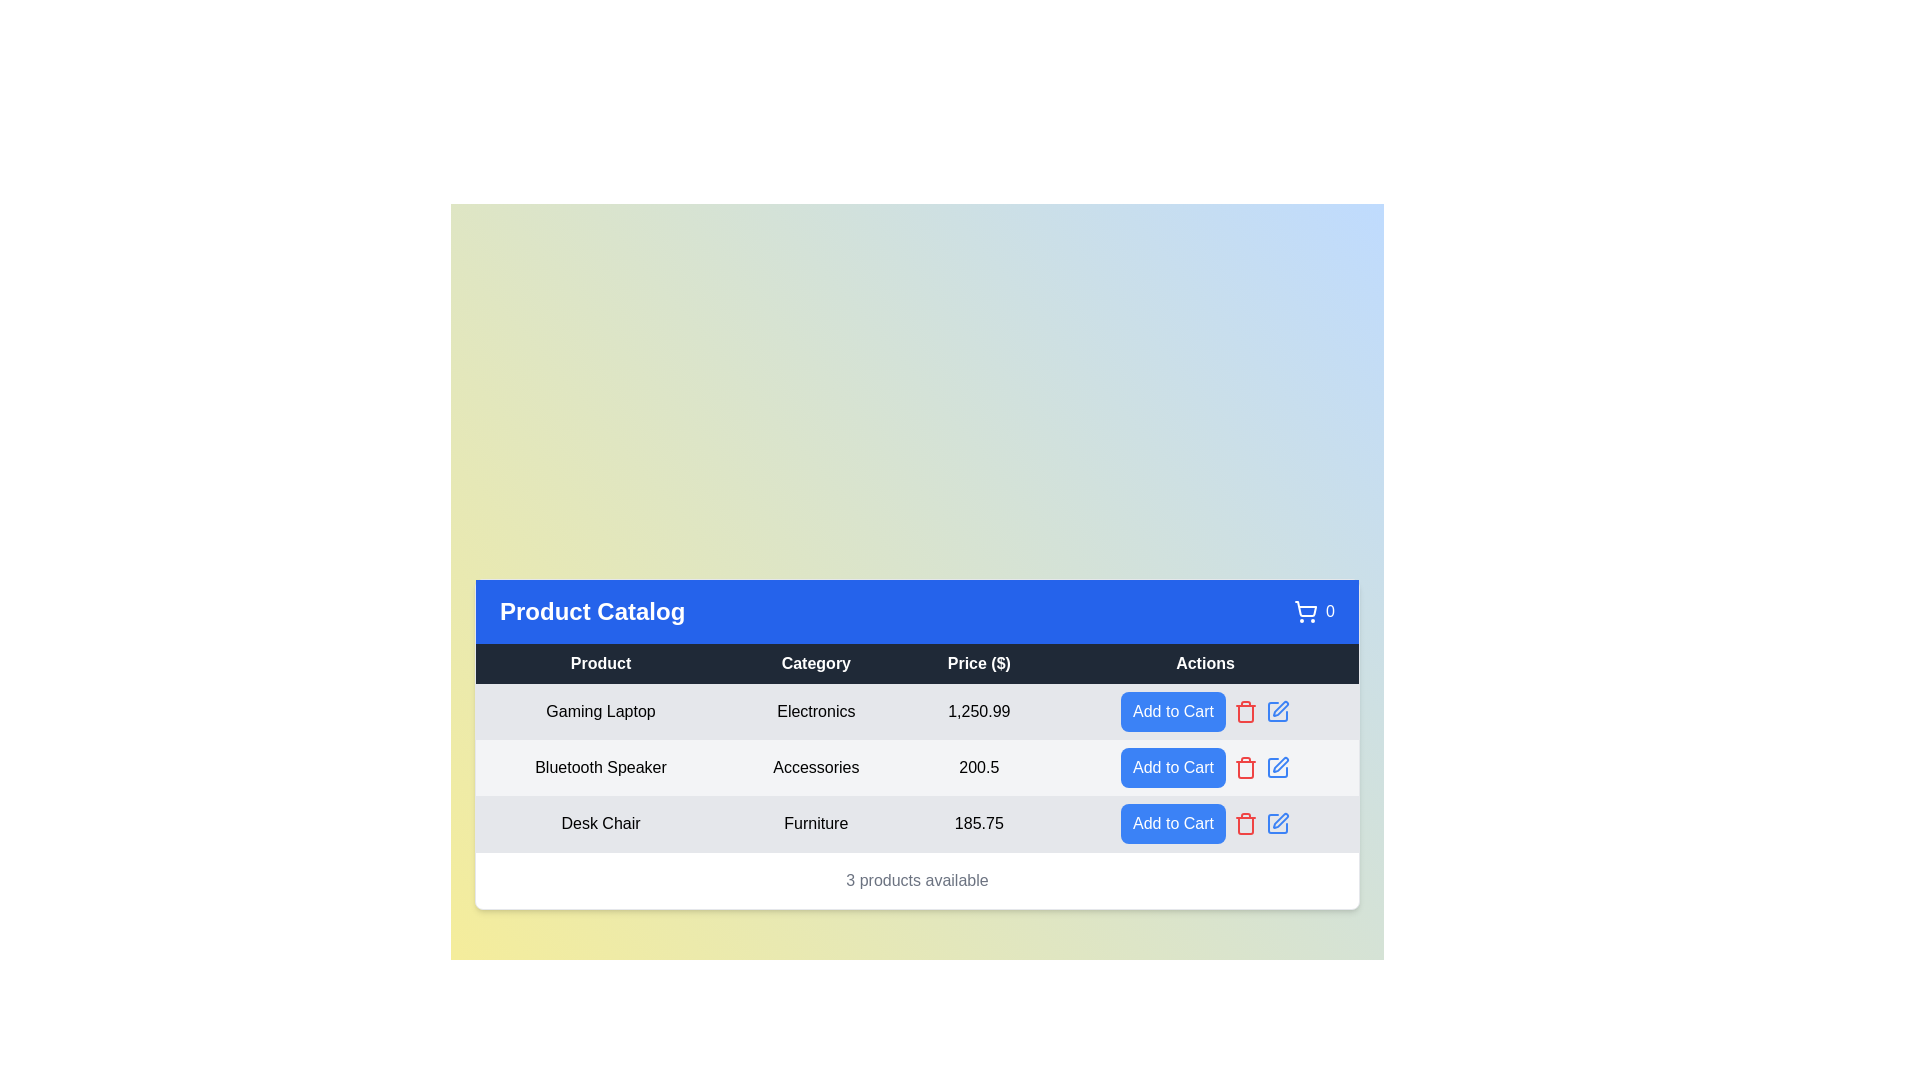  Describe the element at coordinates (979, 766) in the screenshot. I see `the Text label displaying the price '200.5' for the item in the second row of the table under the 'Price ($)' column, which is aligned with 'Bluetooth Speaker'` at that location.